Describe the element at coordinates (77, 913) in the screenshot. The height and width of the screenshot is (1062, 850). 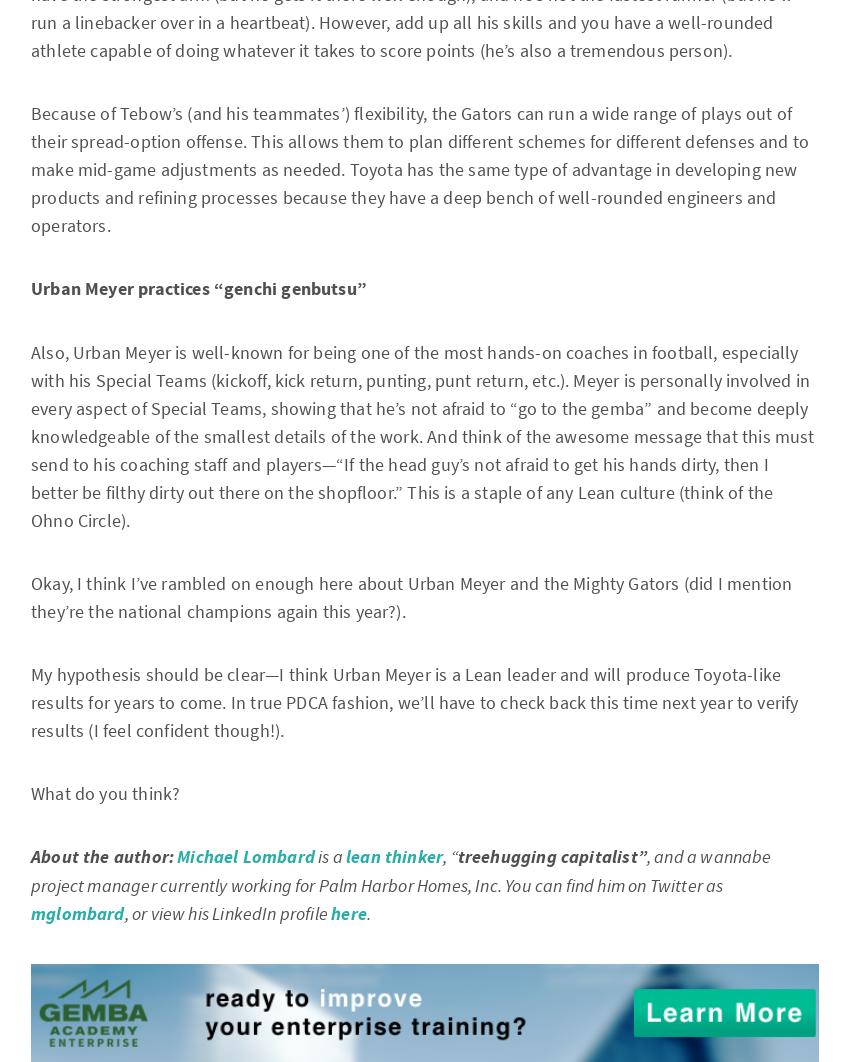
I see `'mglombard'` at that location.